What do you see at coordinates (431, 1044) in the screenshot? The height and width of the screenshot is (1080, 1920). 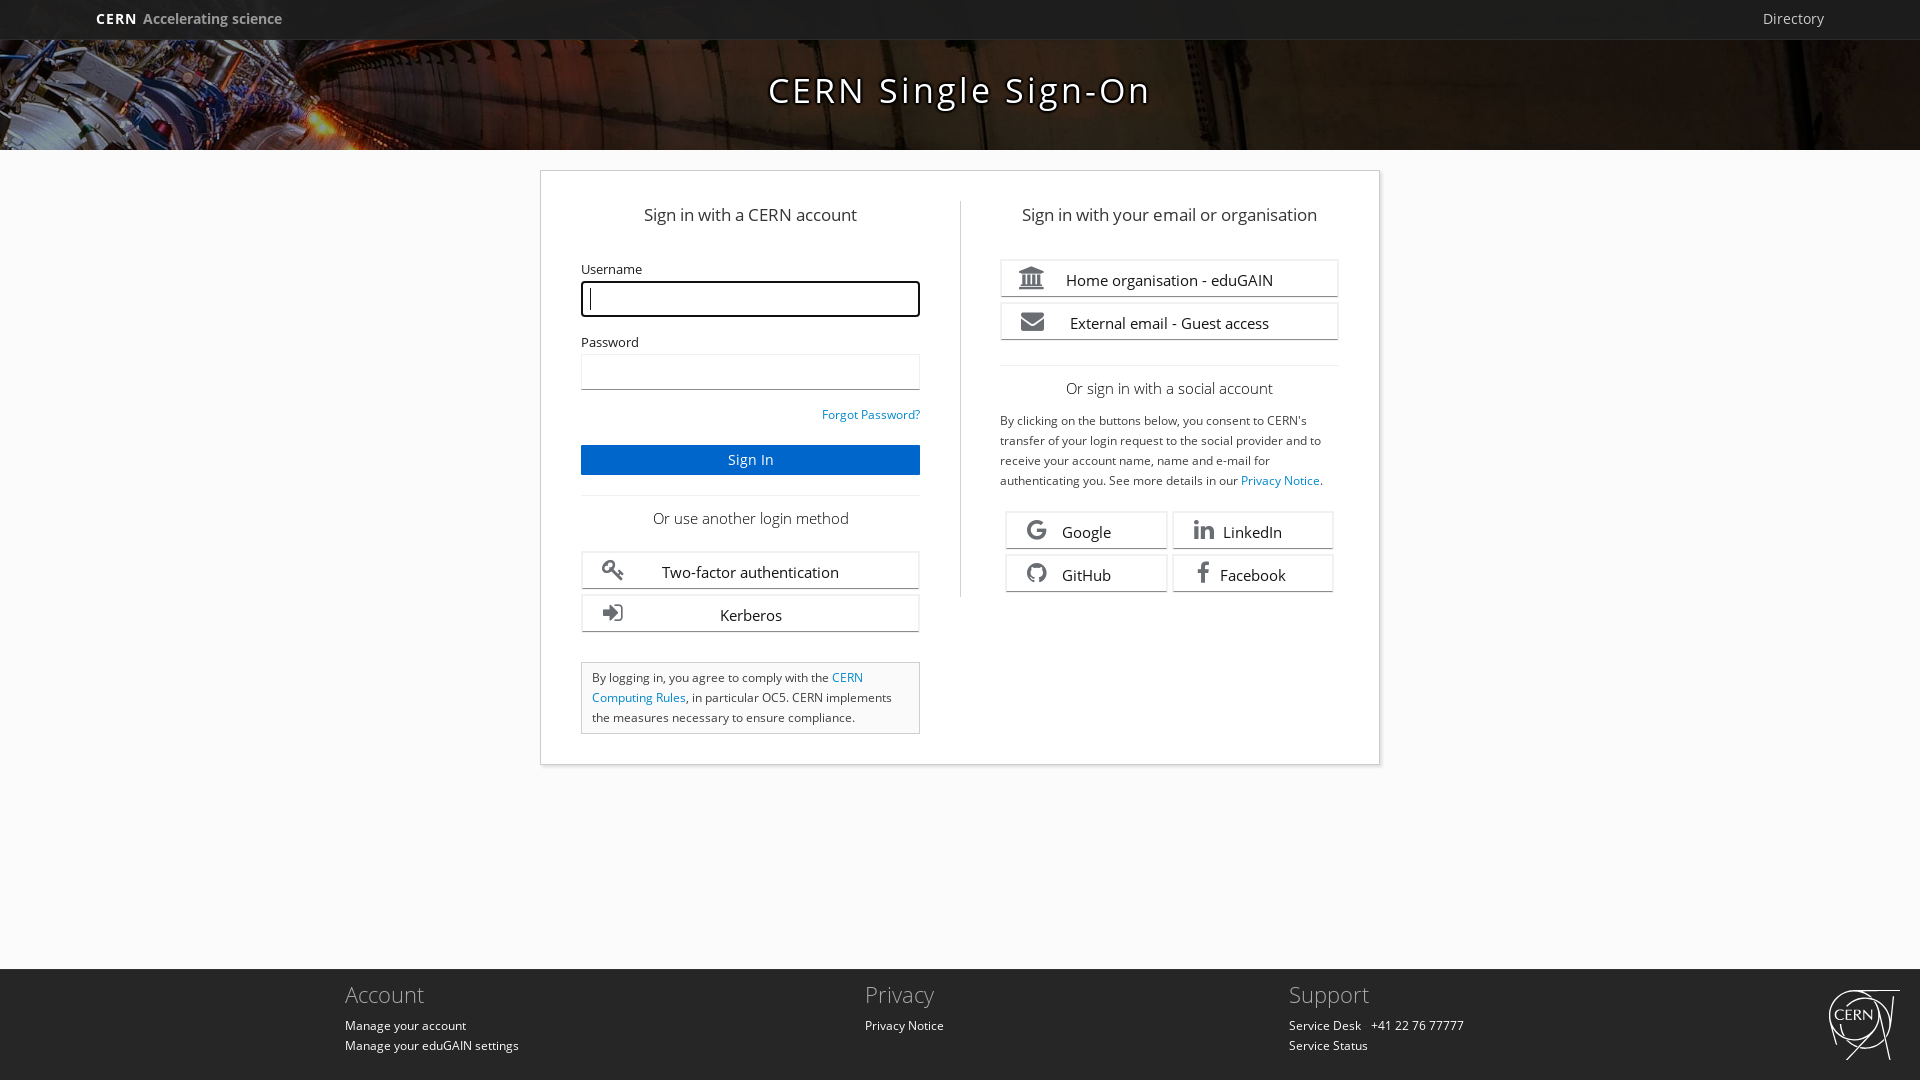 I see `'Manage your eduGAIN settings'` at bounding box center [431, 1044].